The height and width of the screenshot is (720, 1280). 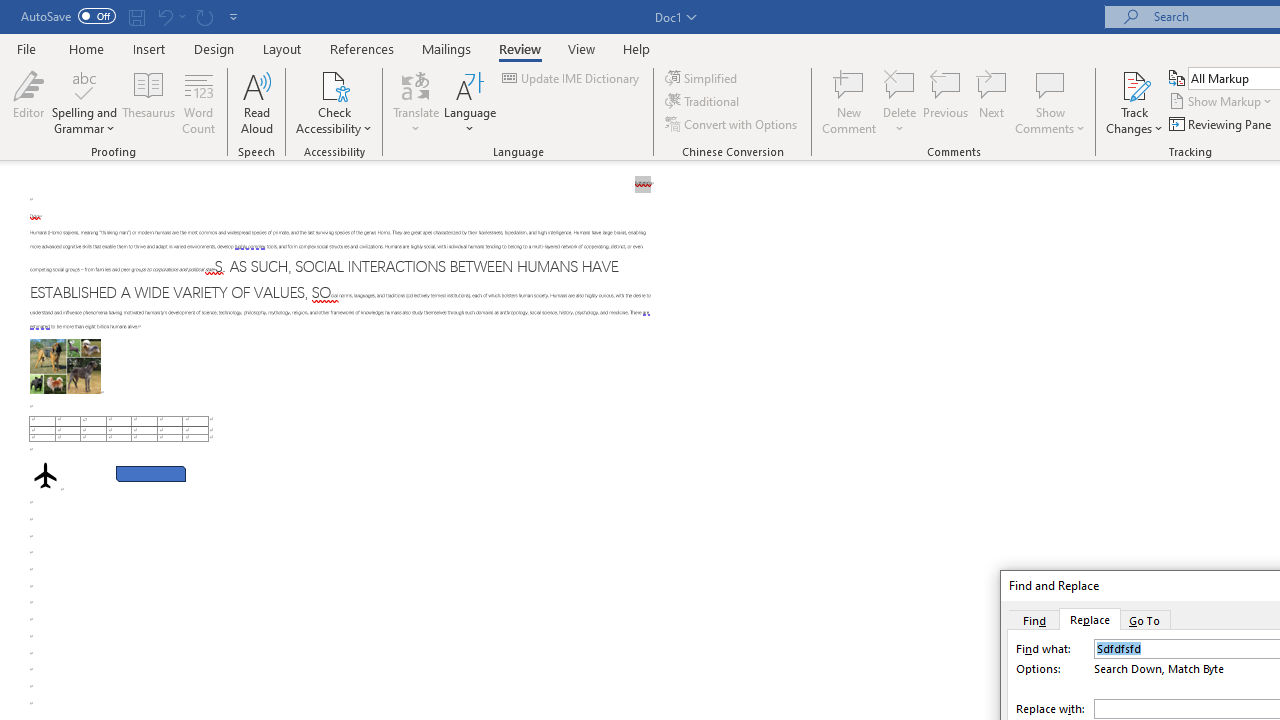 I want to click on 'Rectangle: Diagonal Corners Snipped 2', so click(x=150, y=473).